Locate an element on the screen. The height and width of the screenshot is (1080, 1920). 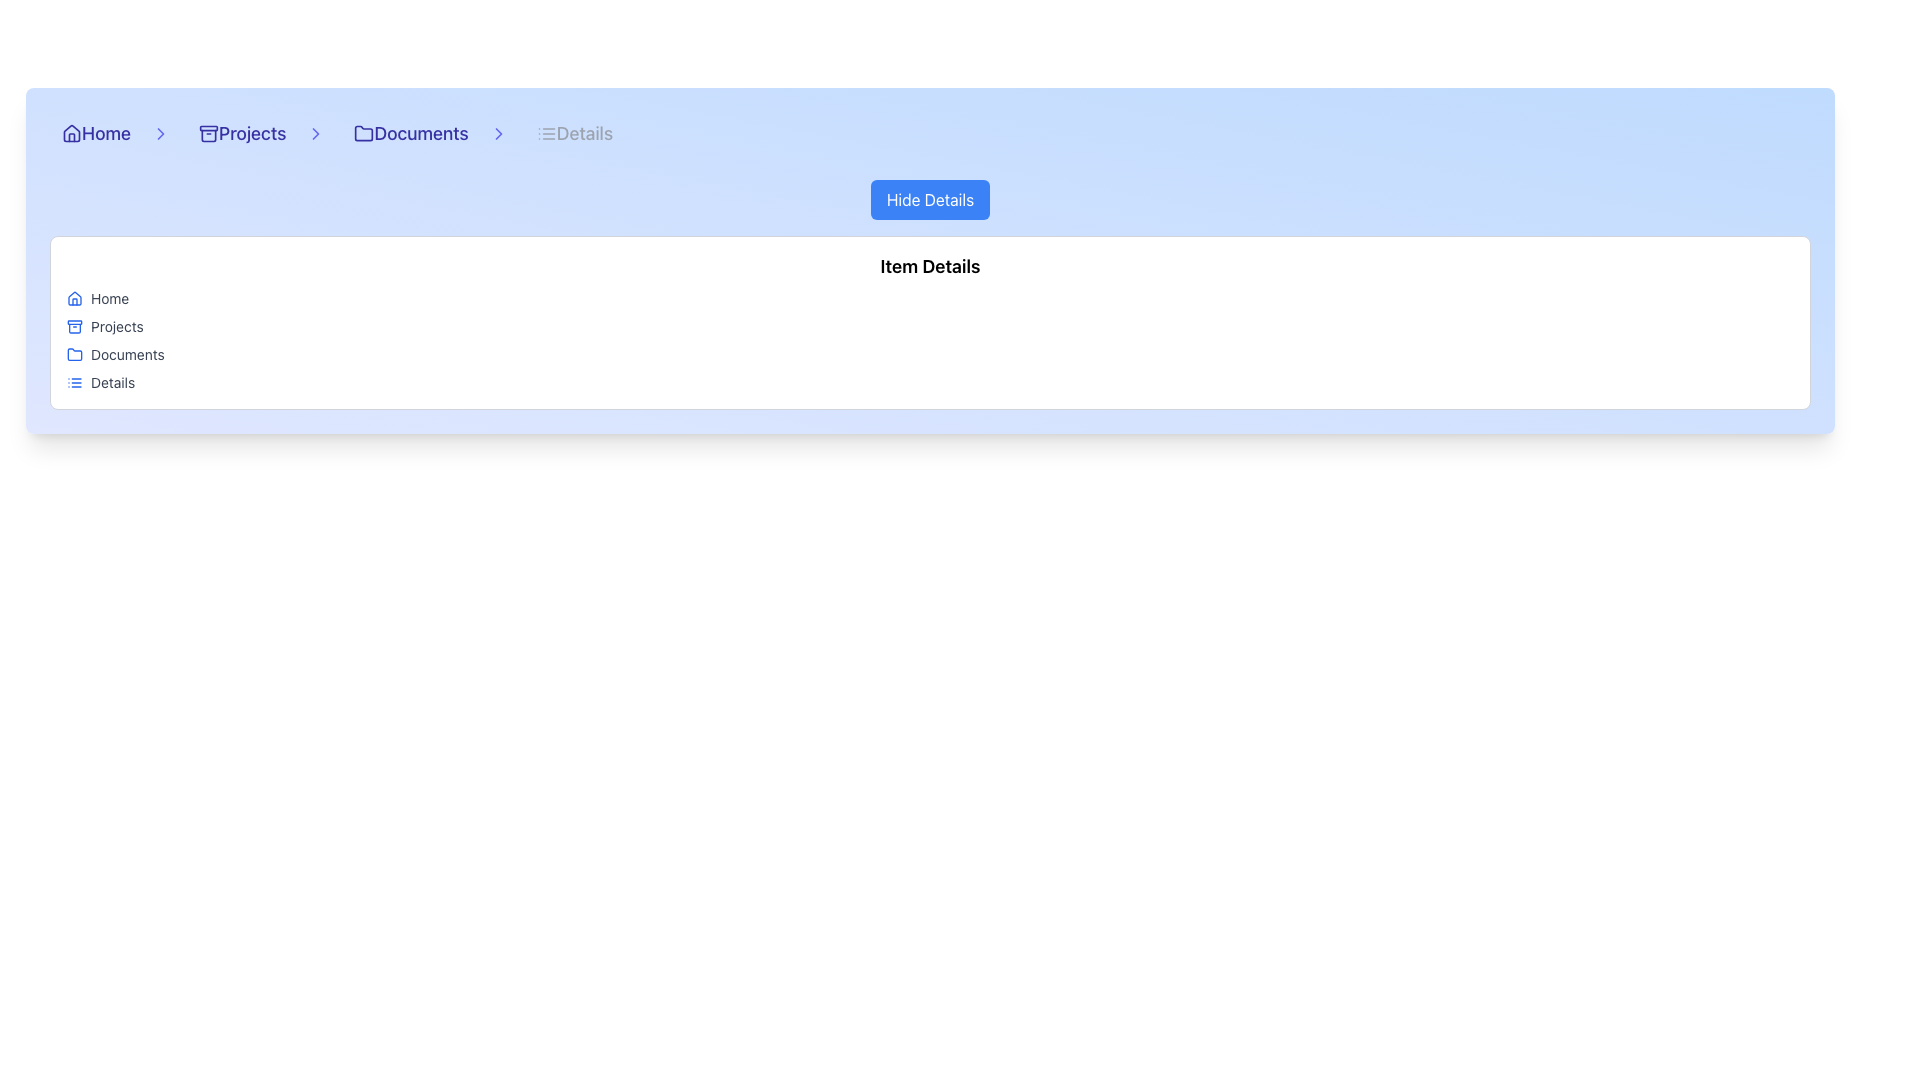
the 'Documents' navigation item in the breadcrumb navigation bar is located at coordinates (424, 134).